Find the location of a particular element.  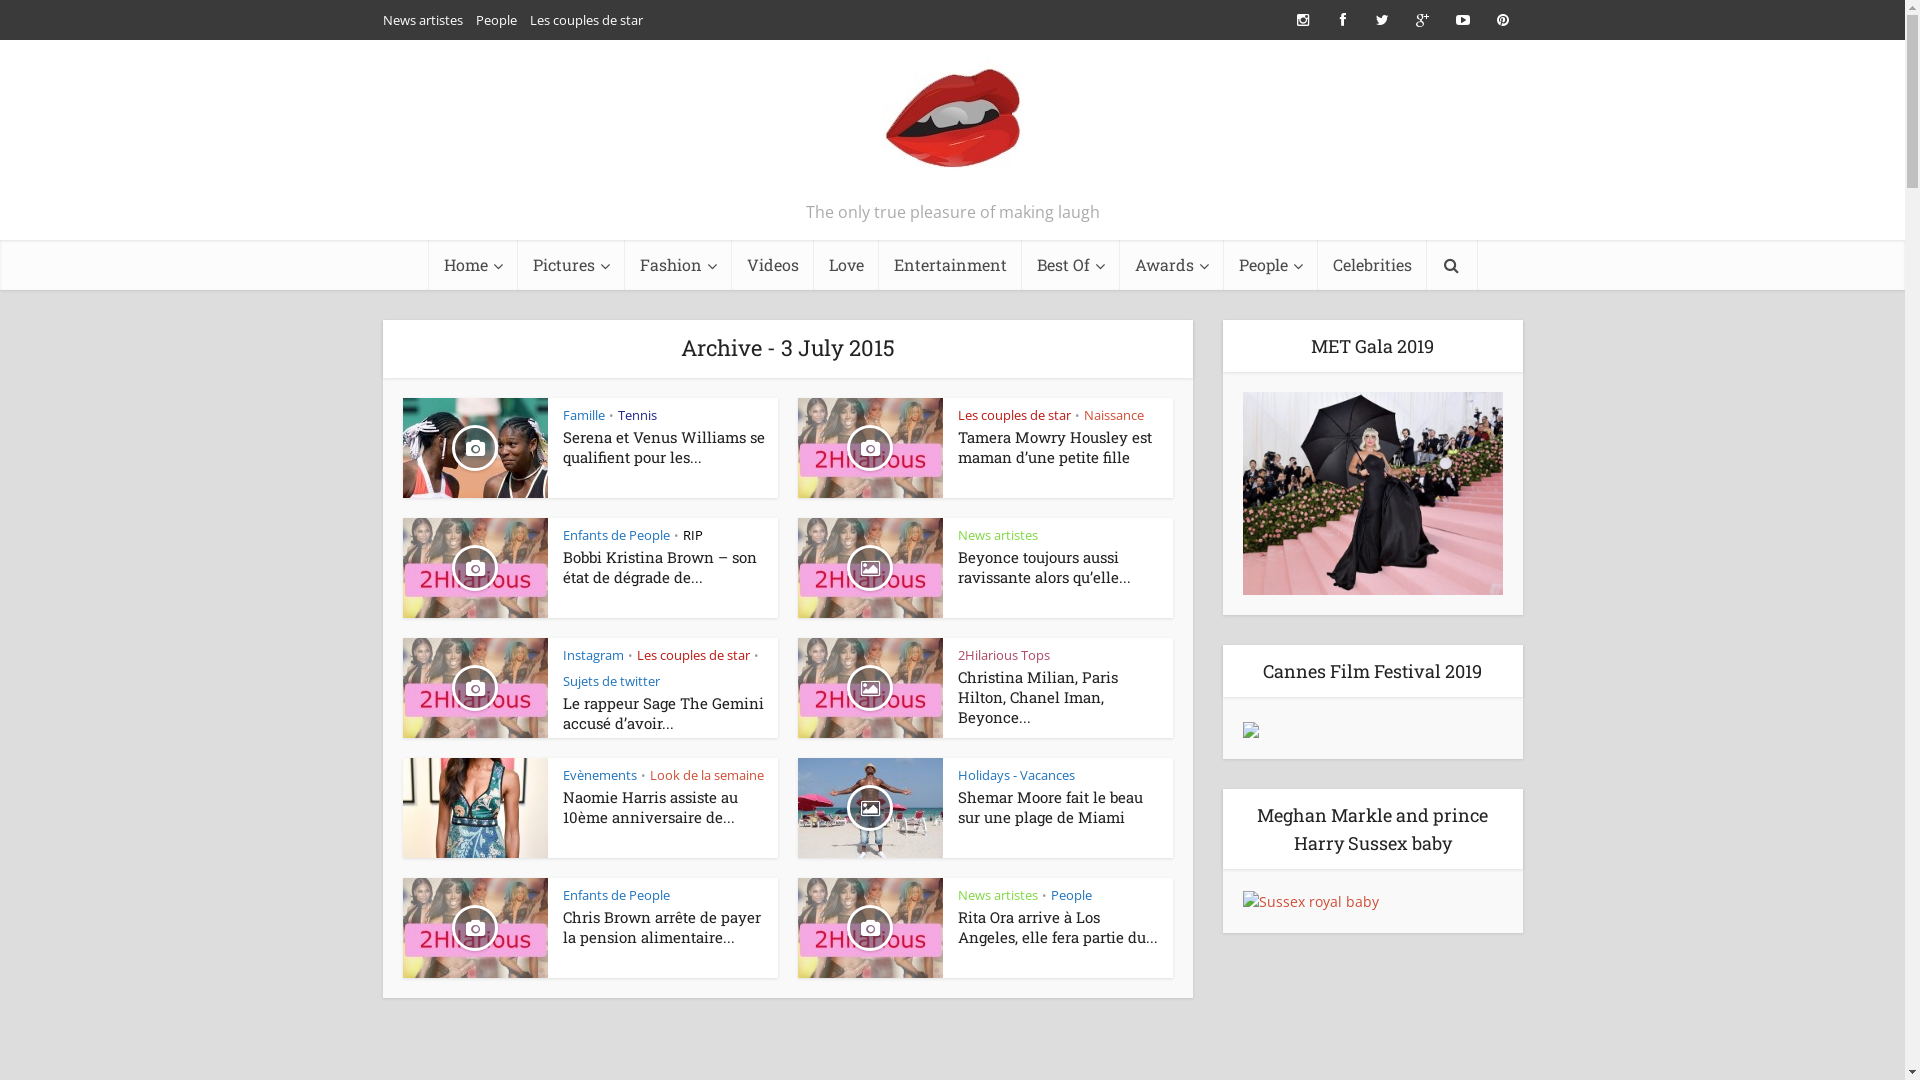

'Famille' is located at coordinates (581, 414).